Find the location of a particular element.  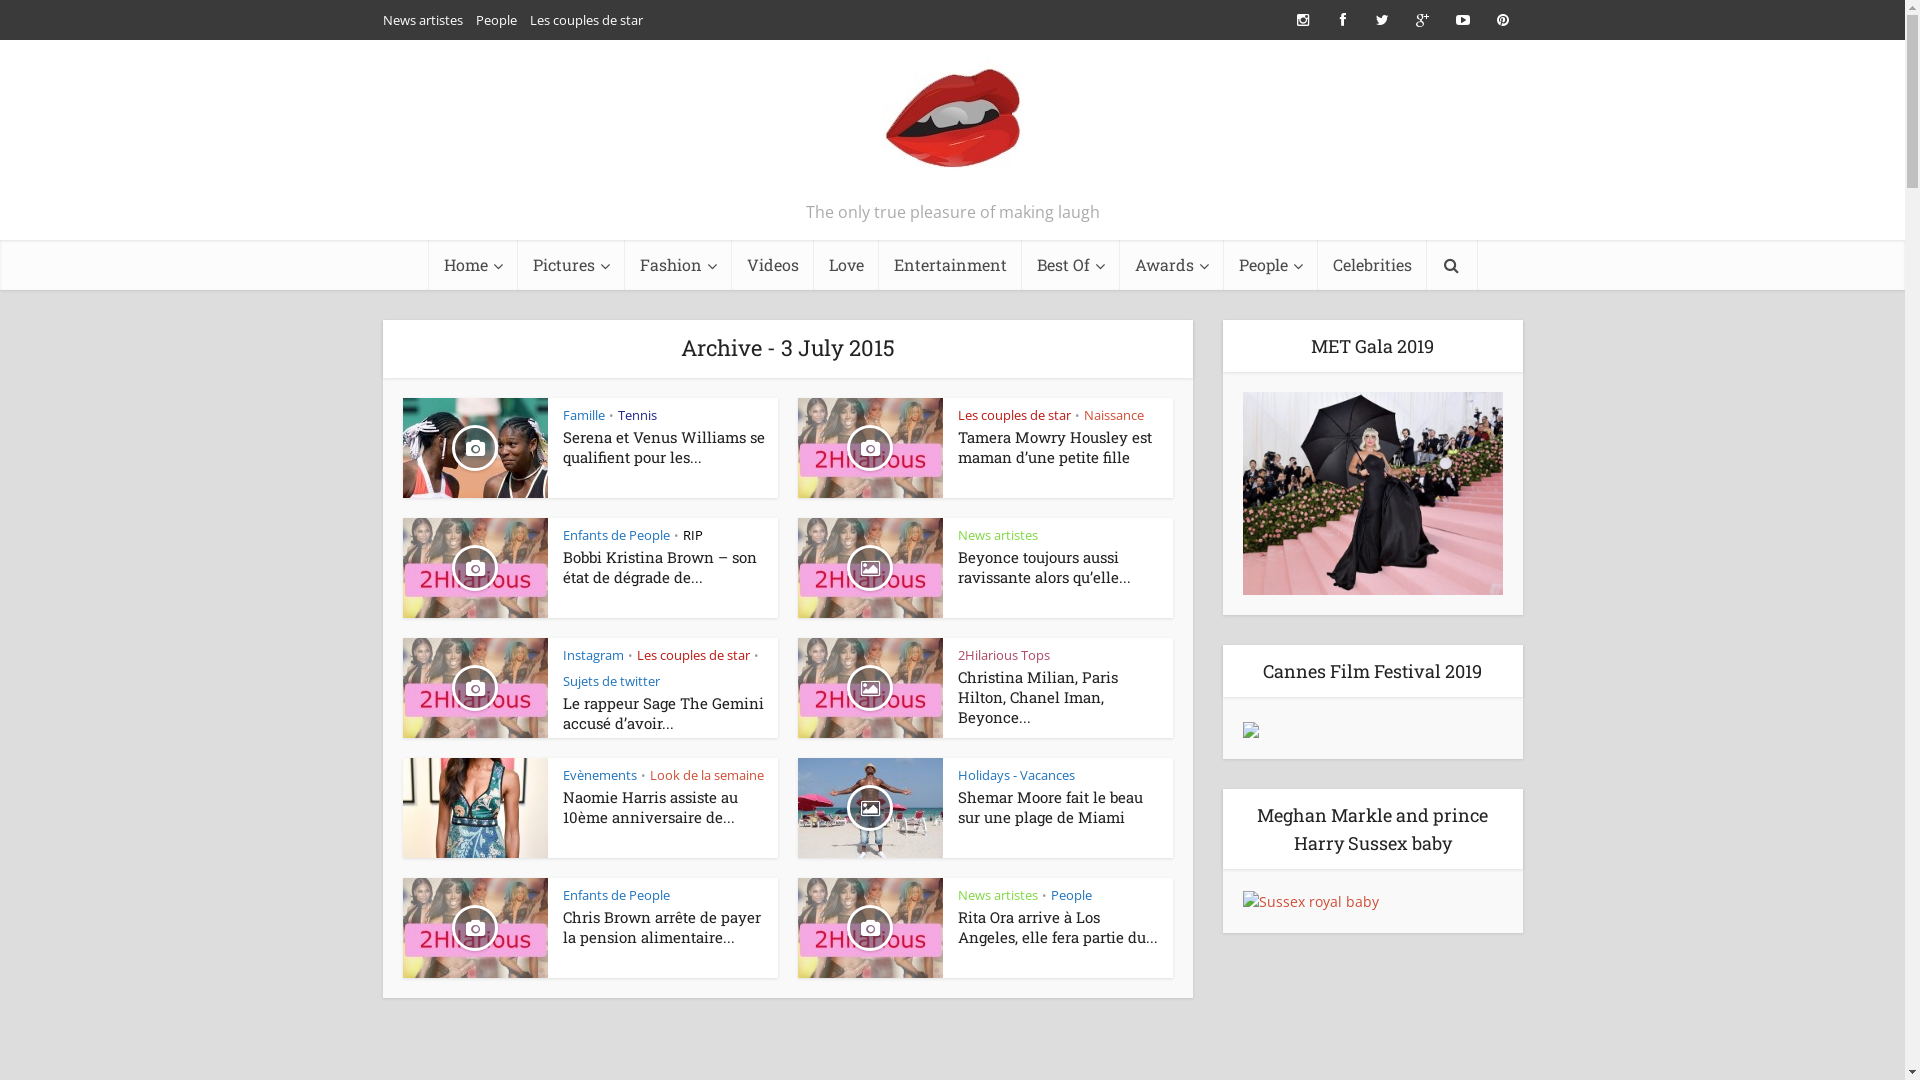

'Famille' is located at coordinates (581, 414).